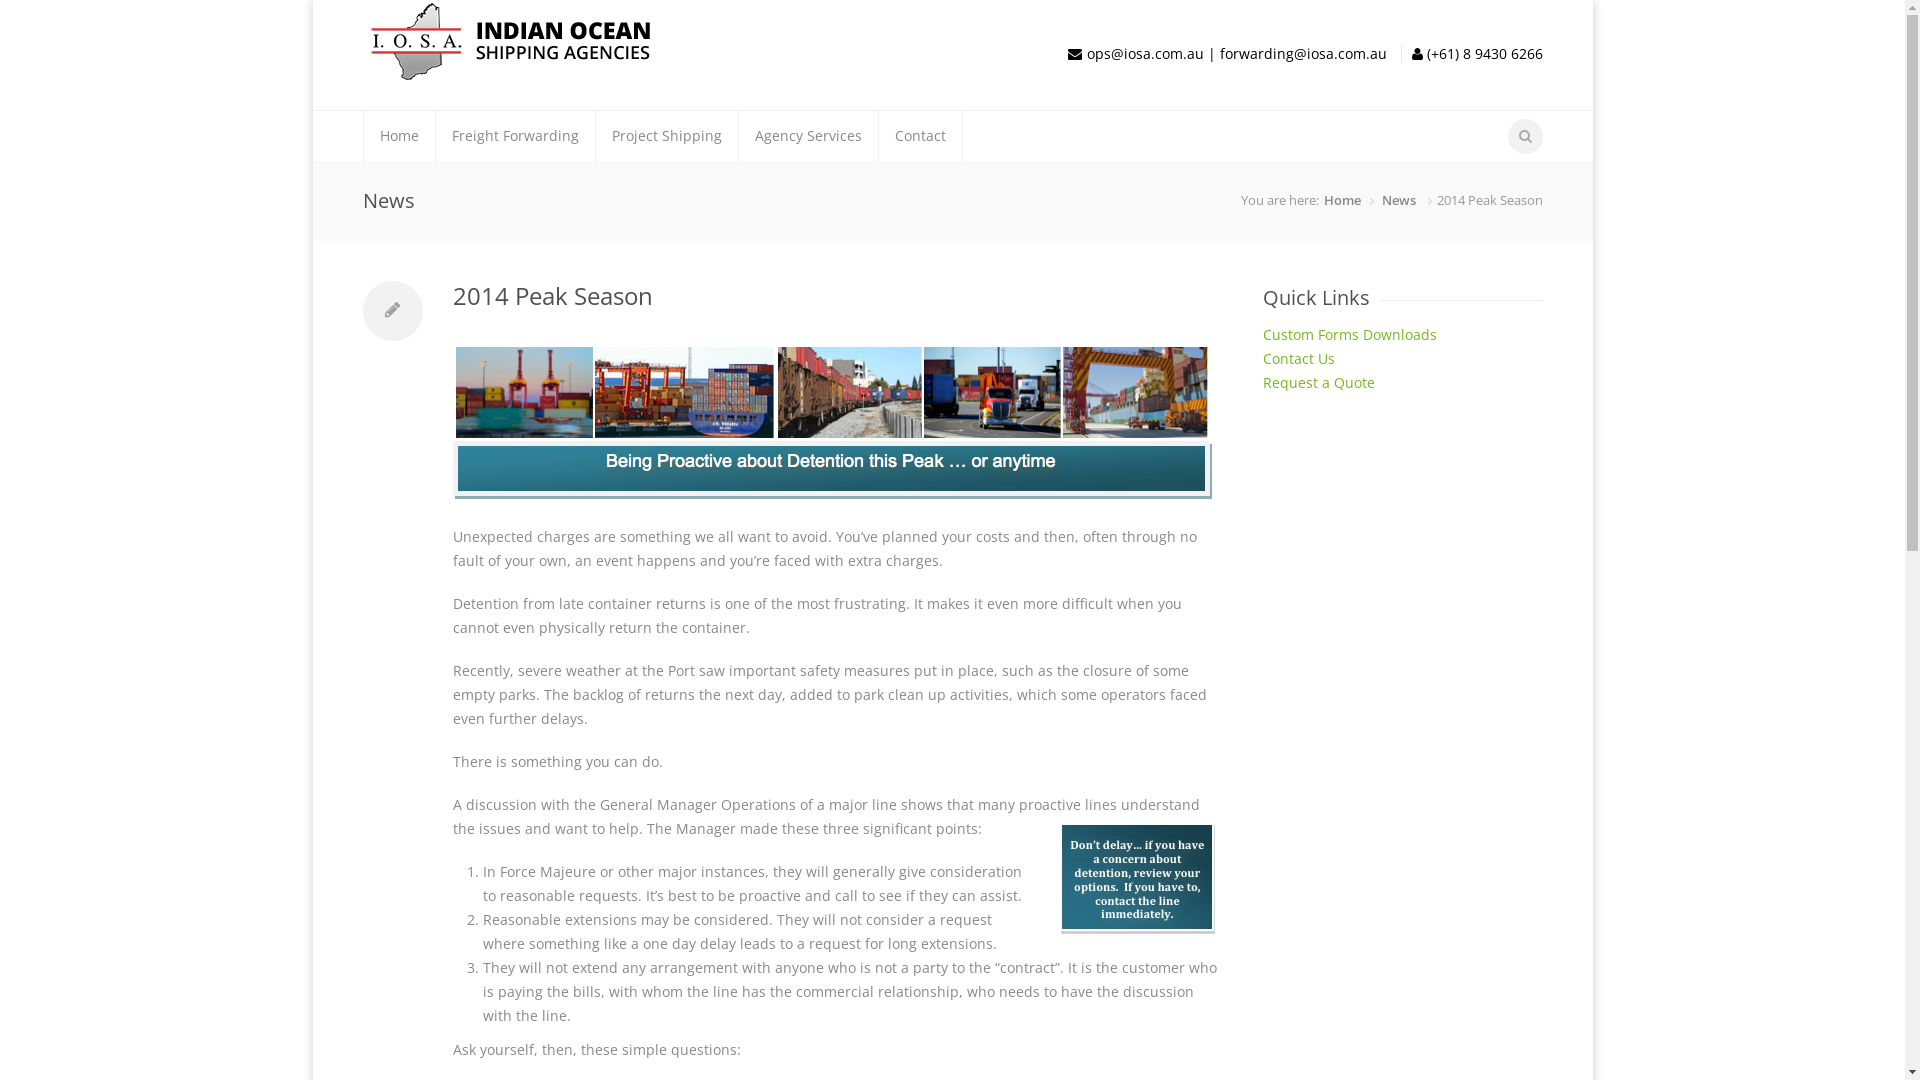  Describe the element at coordinates (364, 135) in the screenshot. I see `'Home'` at that location.